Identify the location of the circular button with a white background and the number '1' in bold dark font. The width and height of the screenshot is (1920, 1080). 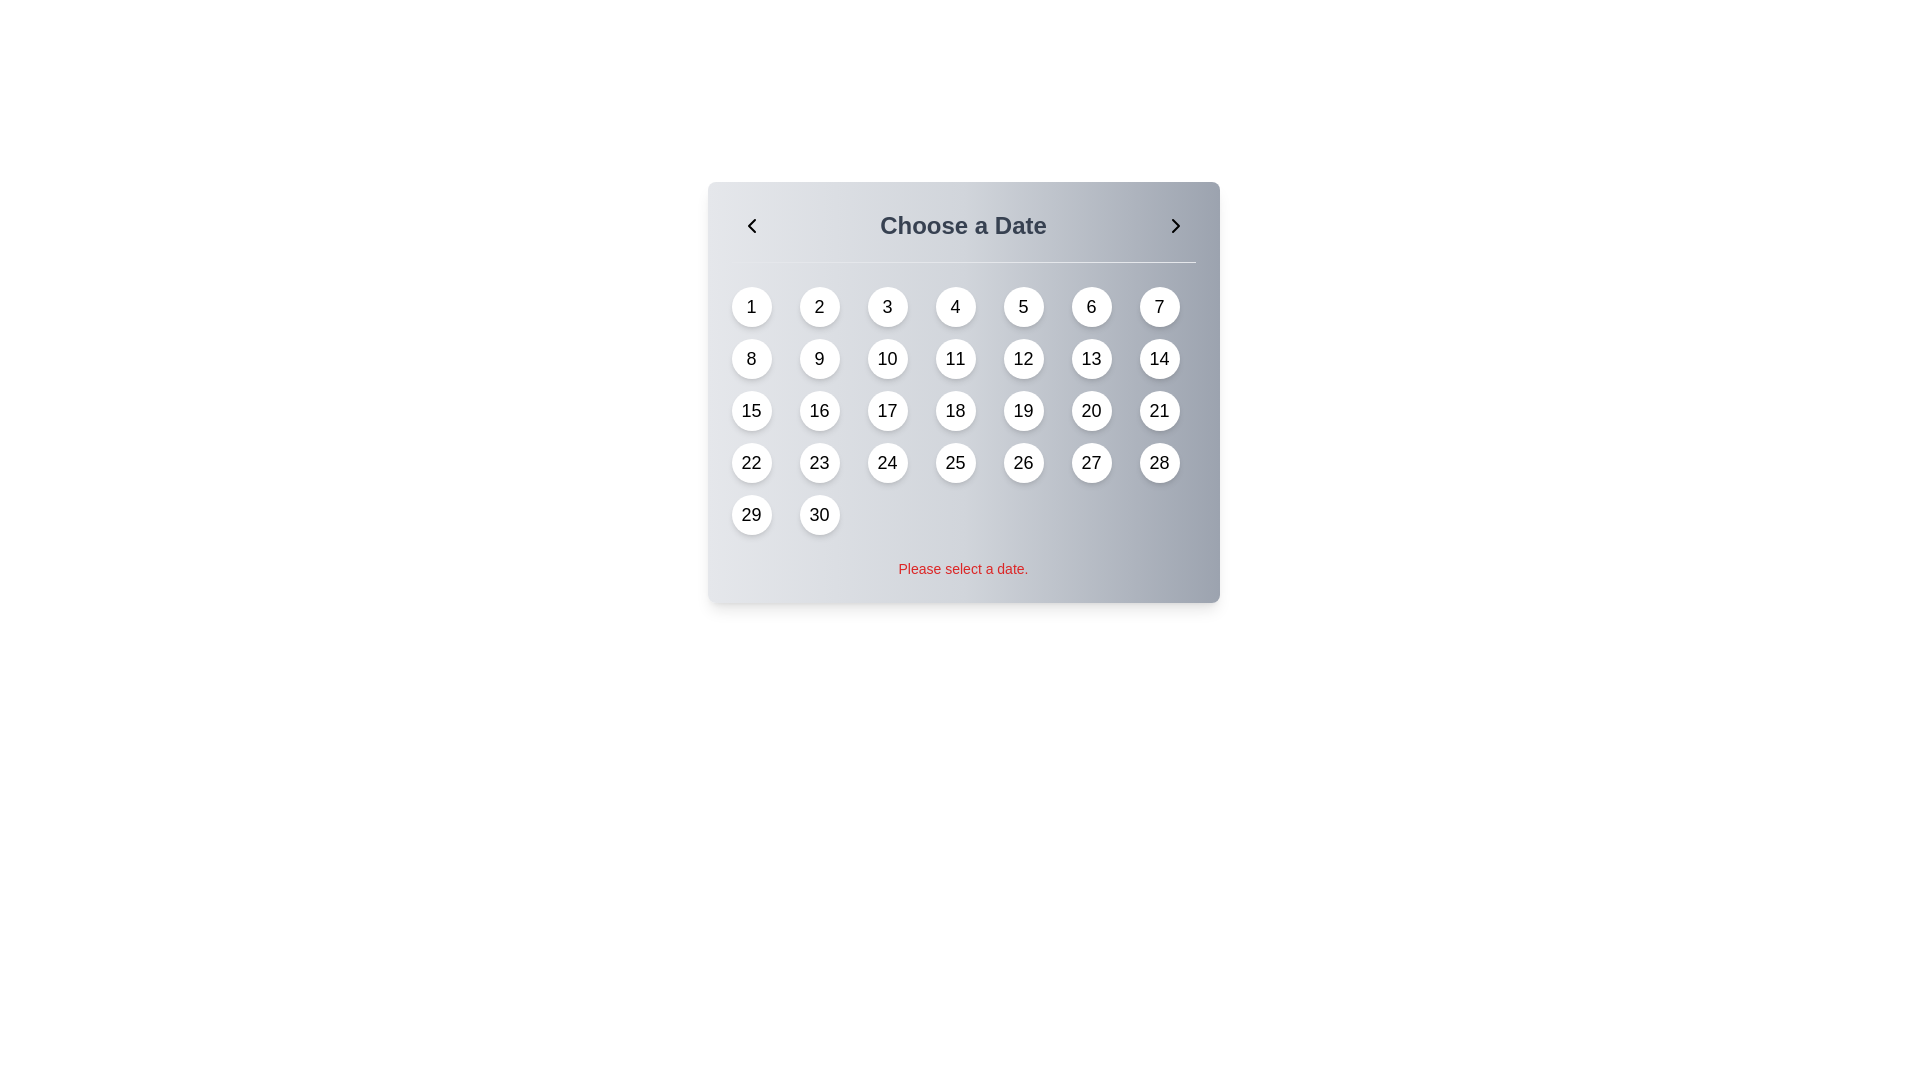
(750, 307).